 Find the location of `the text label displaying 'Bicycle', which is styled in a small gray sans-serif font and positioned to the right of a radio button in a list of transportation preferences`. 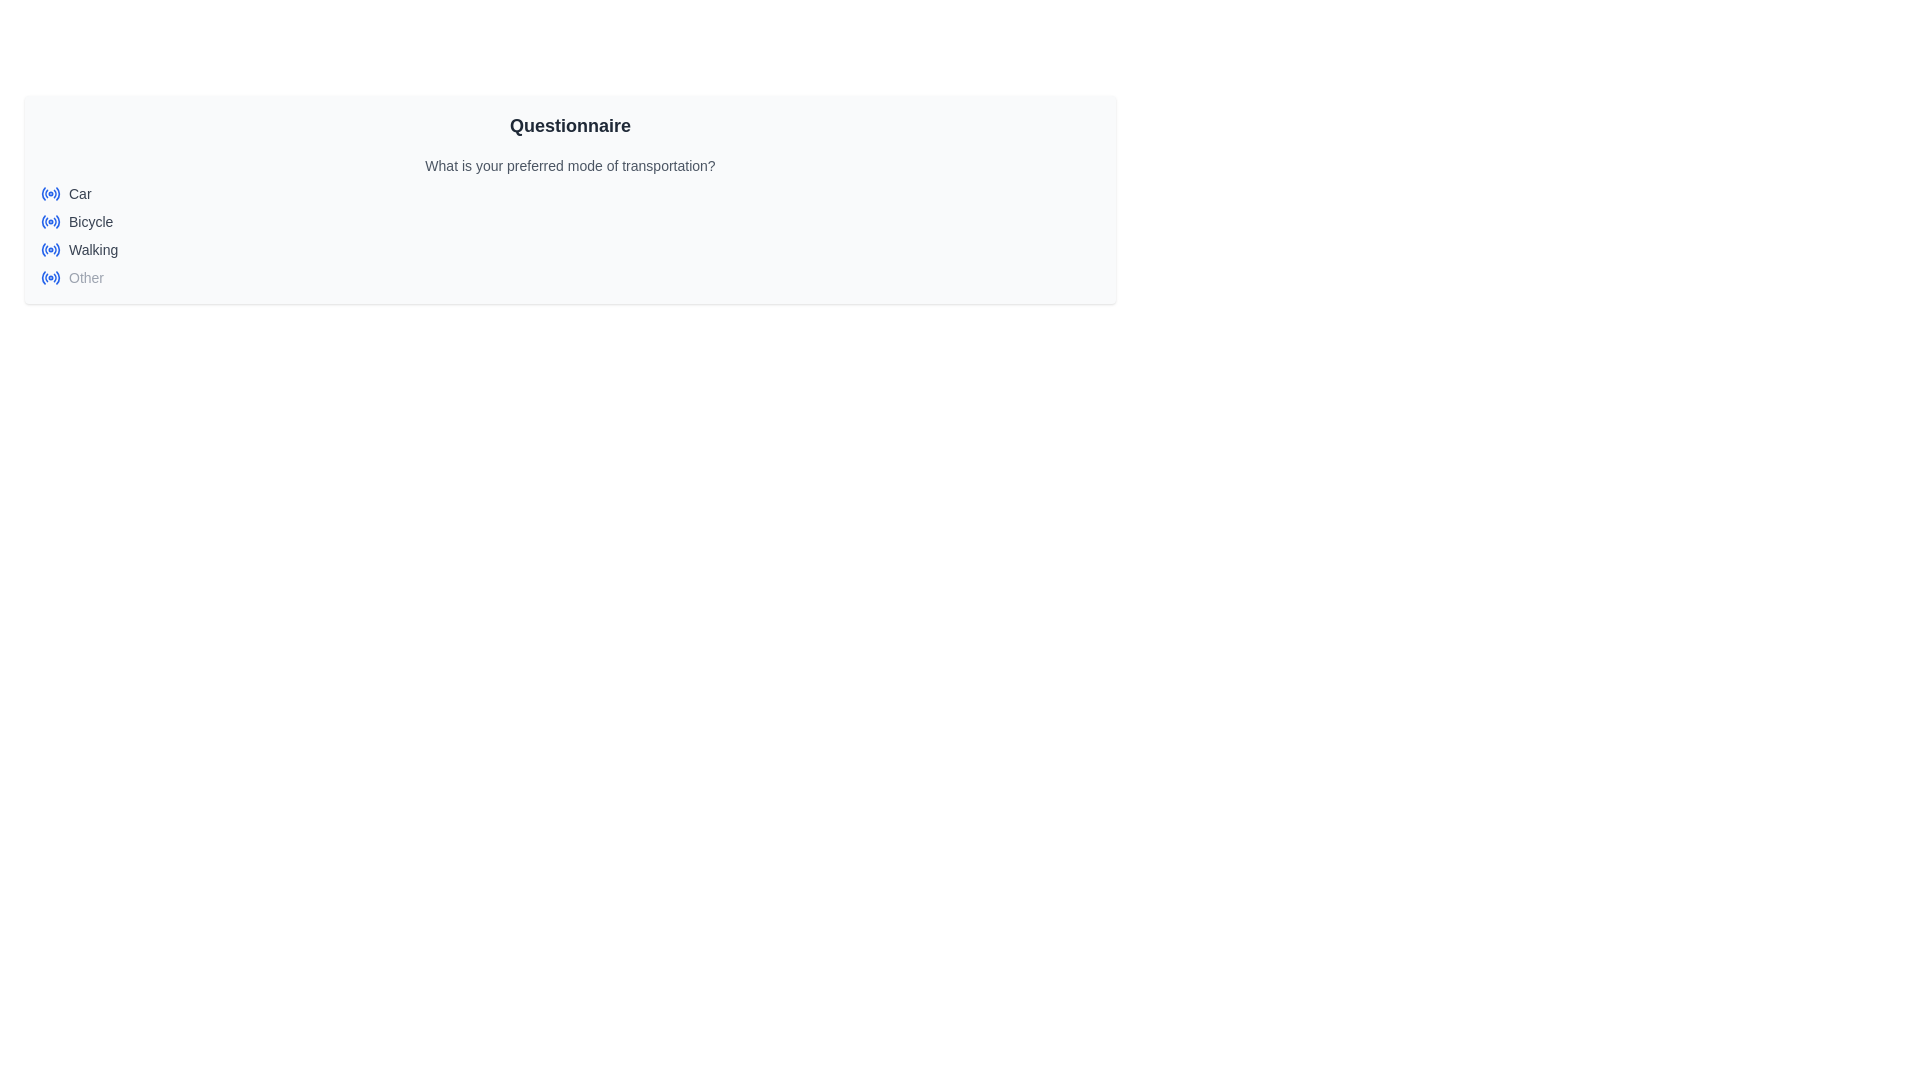

the text label displaying 'Bicycle', which is styled in a small gray sans-serif font and positioned to the right of a radio button in a list of transportation preferences is located at coordinates (90, 222).